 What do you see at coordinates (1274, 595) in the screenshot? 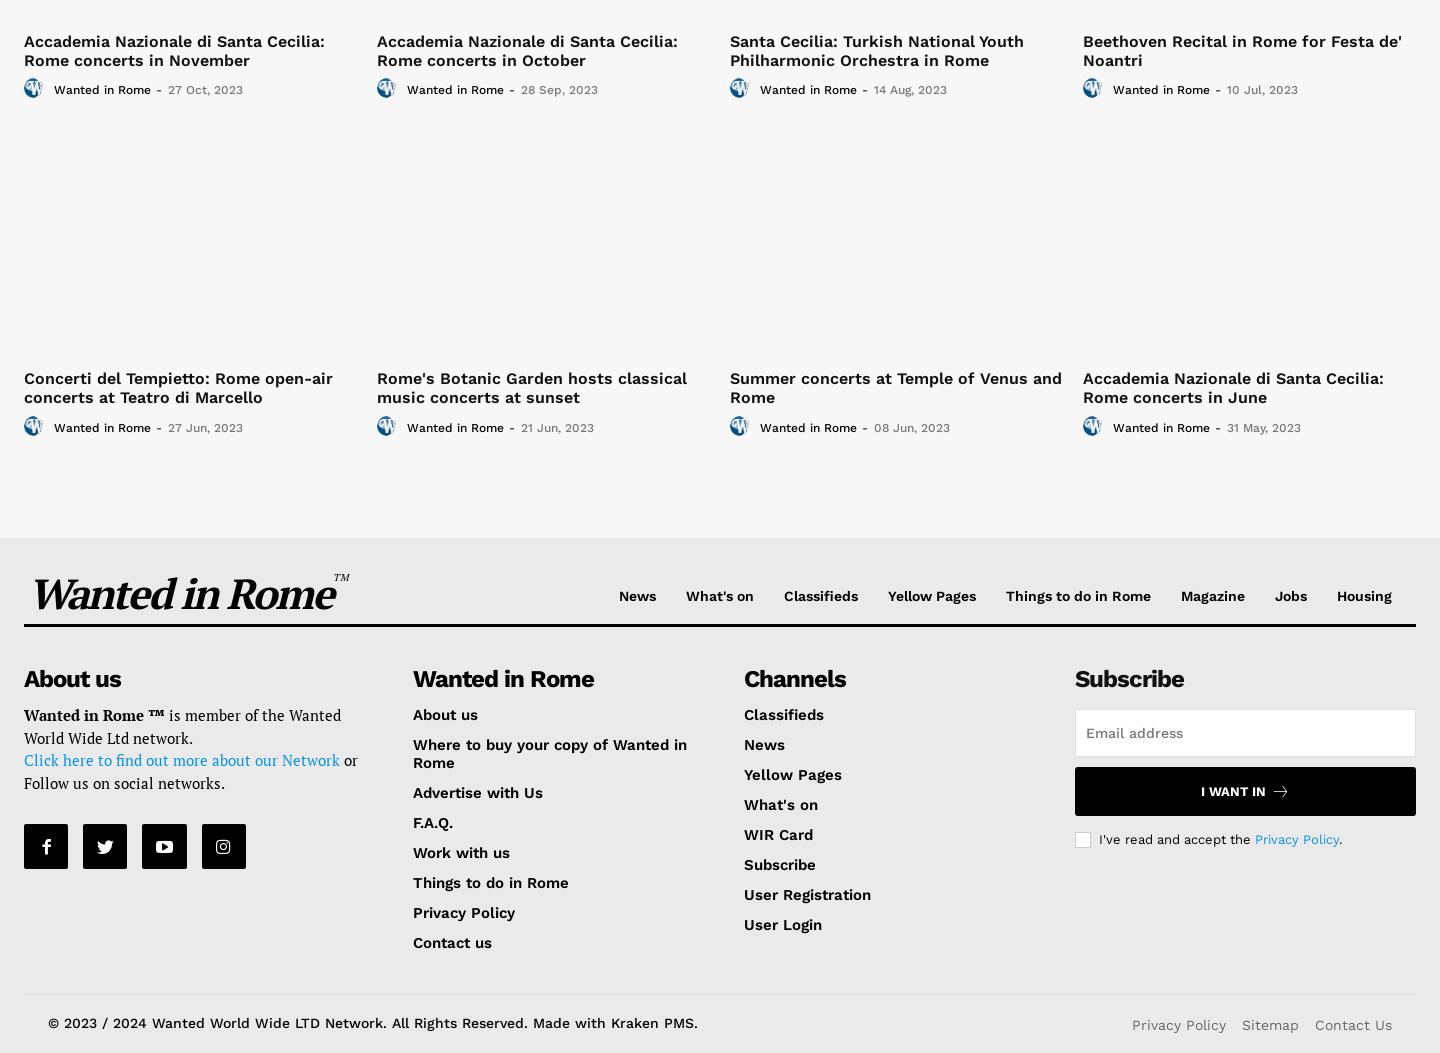
I see `'Jobs'` at bounding box center [1274, 595].